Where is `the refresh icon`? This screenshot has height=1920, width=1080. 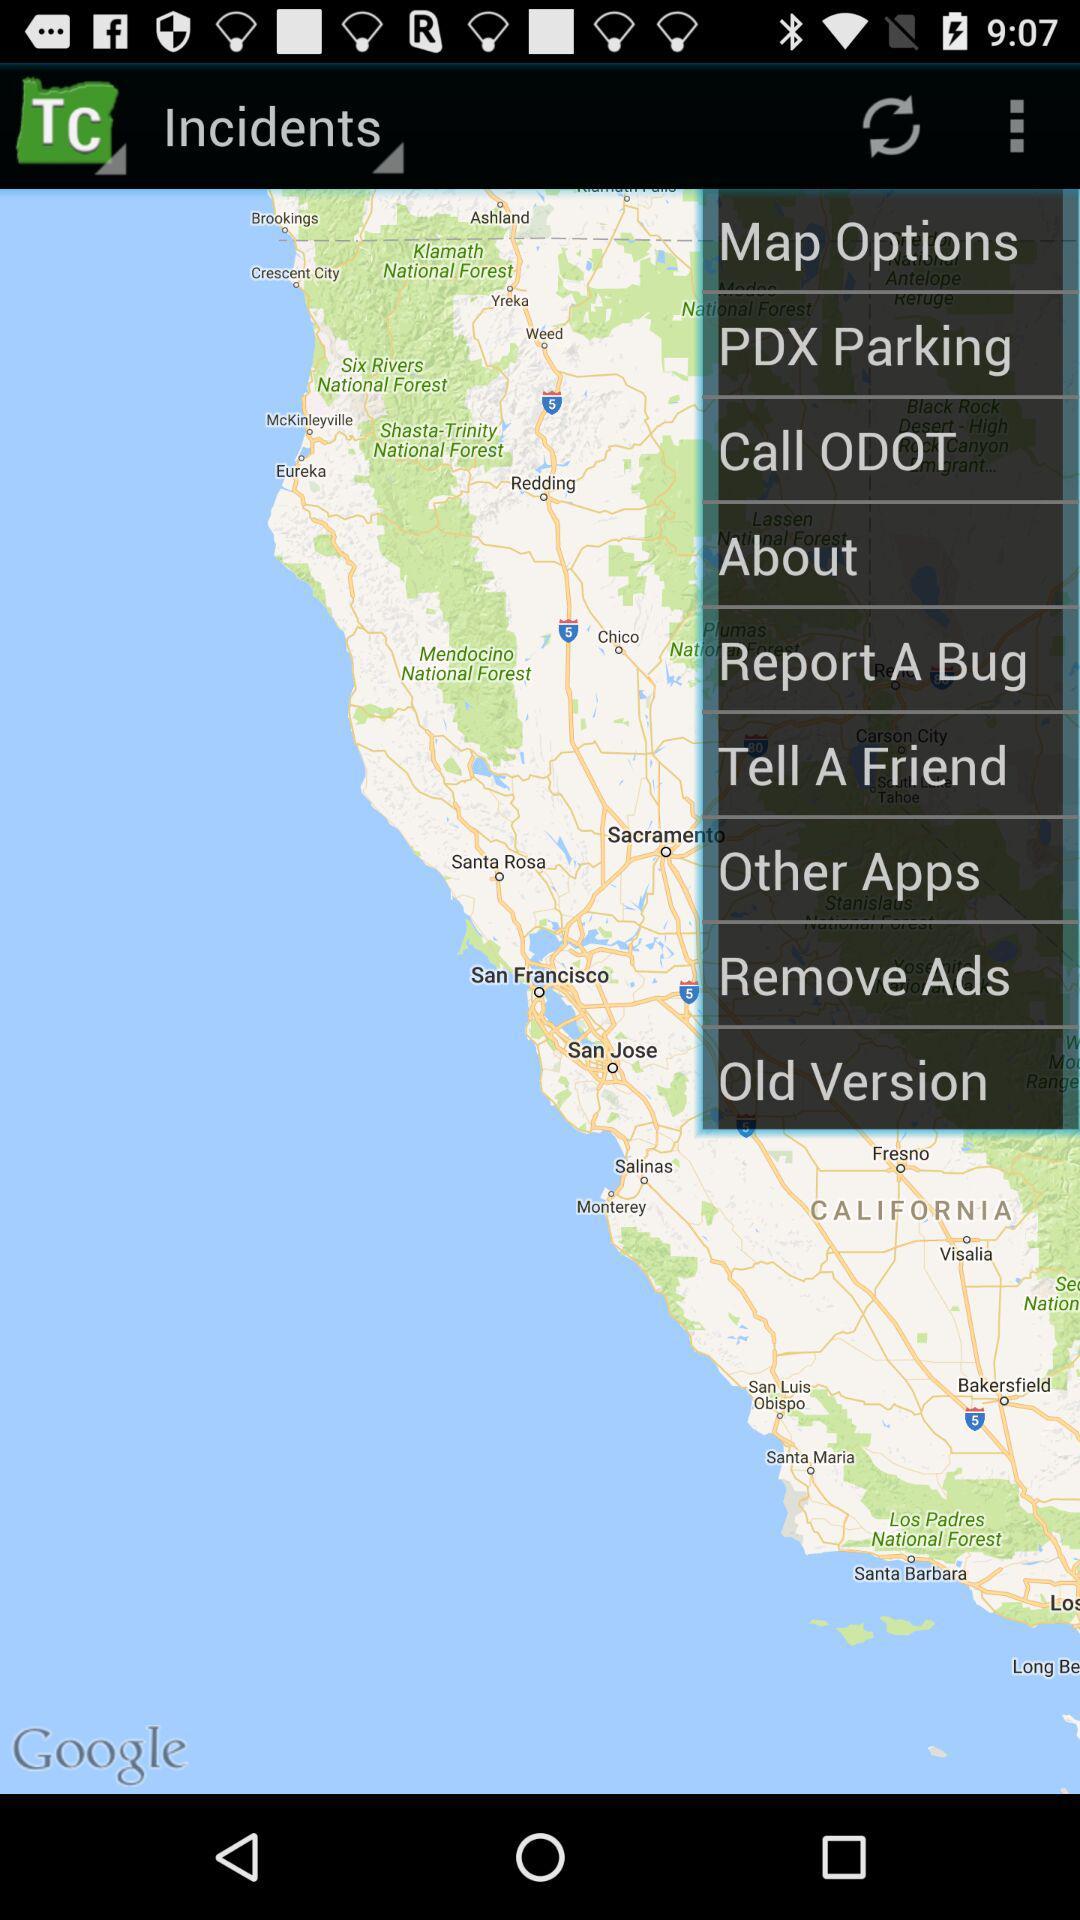
the refresh icon is located at coordinates (890, 133).